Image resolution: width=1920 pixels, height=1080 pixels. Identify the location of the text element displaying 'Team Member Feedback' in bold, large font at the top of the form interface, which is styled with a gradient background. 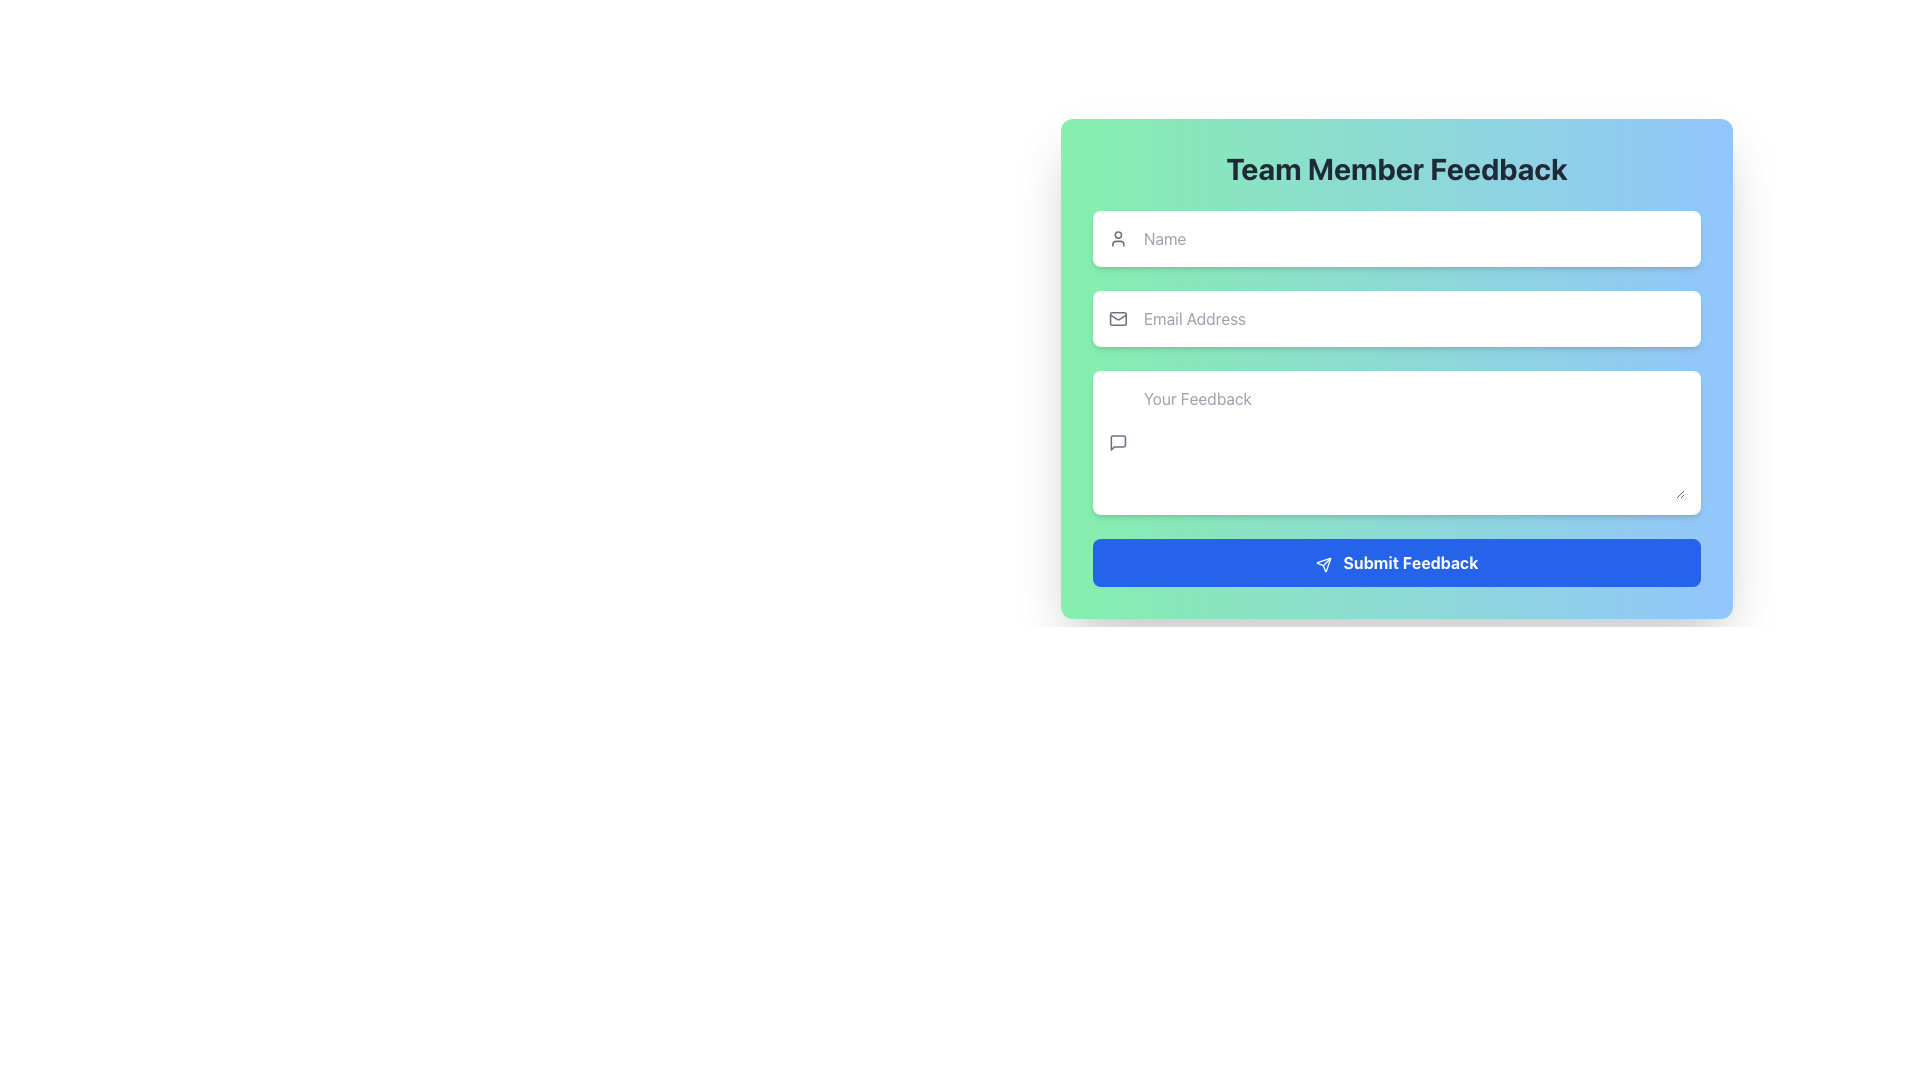
(1395, 168).